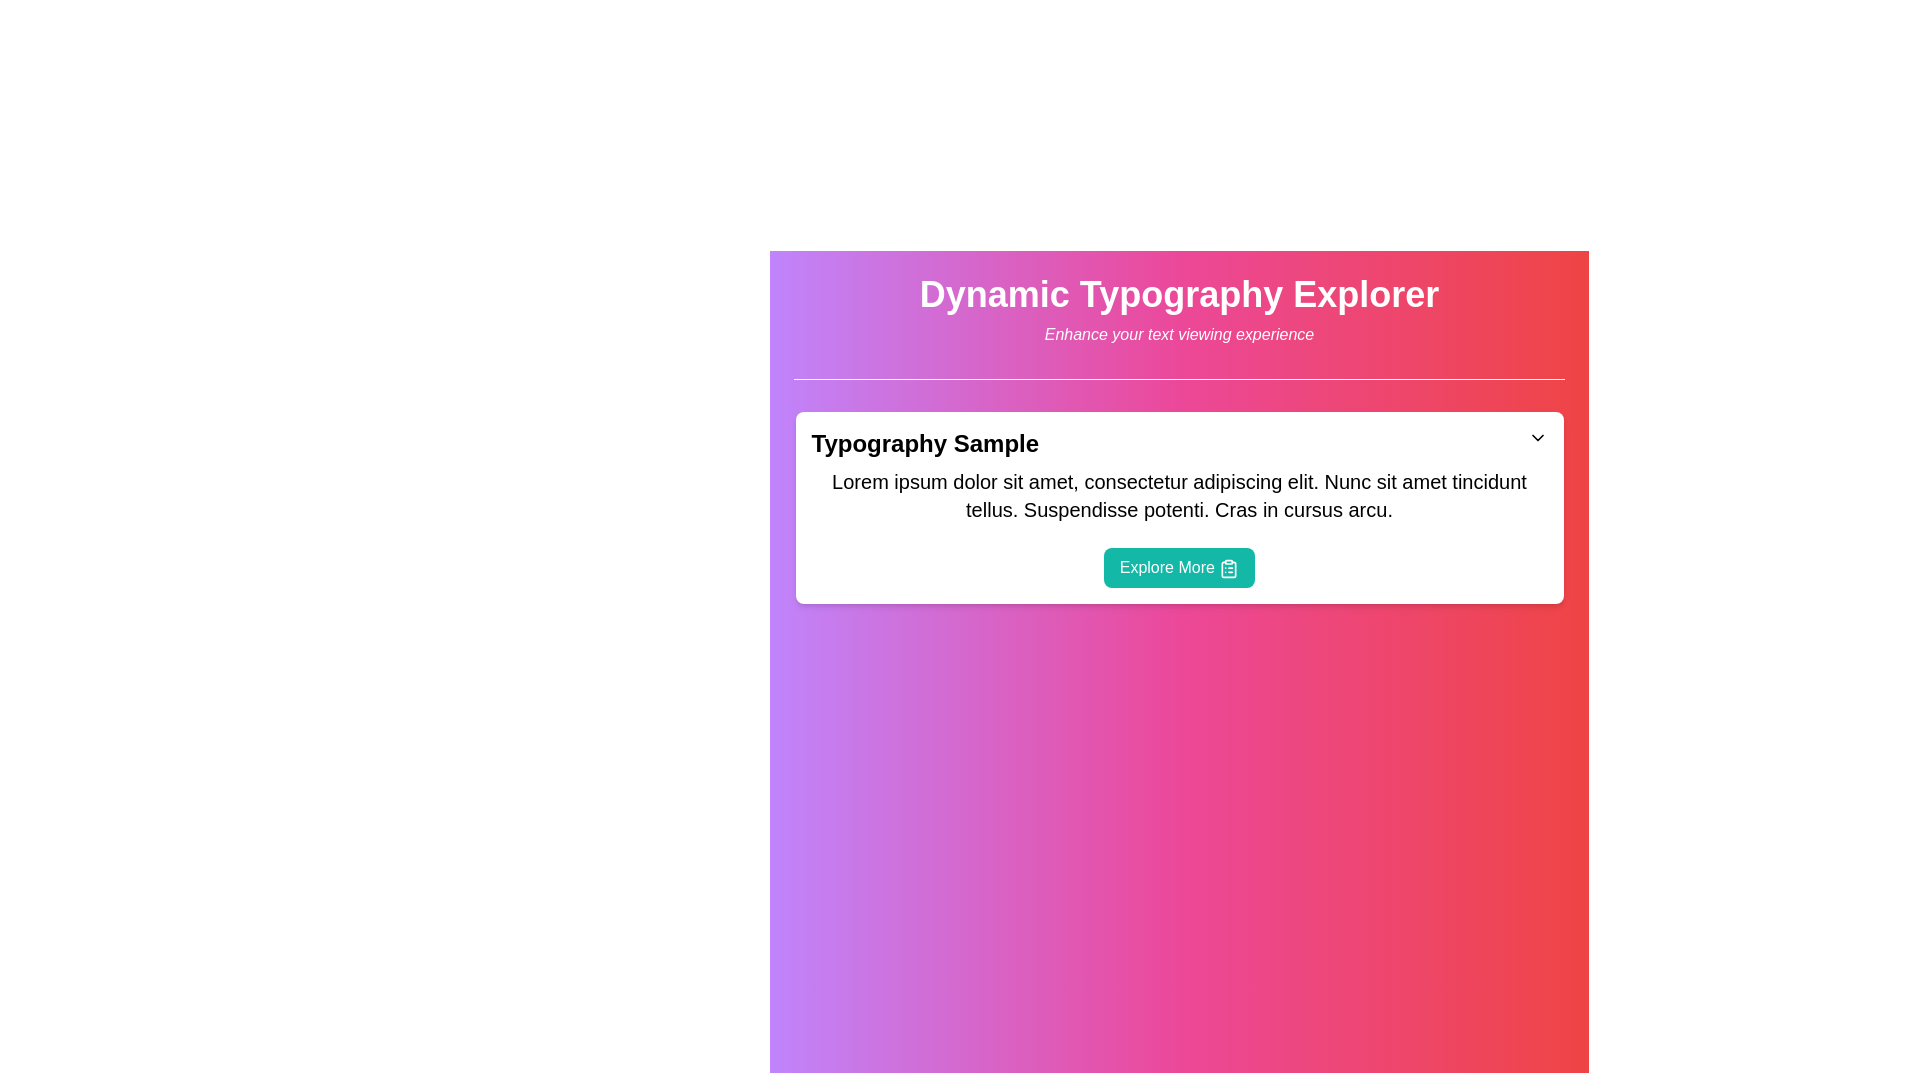  Describe the element at coordinates (1179, 334) in the screenshot. I see `the subtitle text that supports the header 'Dynamic Typography Explorer', which is centered horizontally and positioned directly below it` at that location.